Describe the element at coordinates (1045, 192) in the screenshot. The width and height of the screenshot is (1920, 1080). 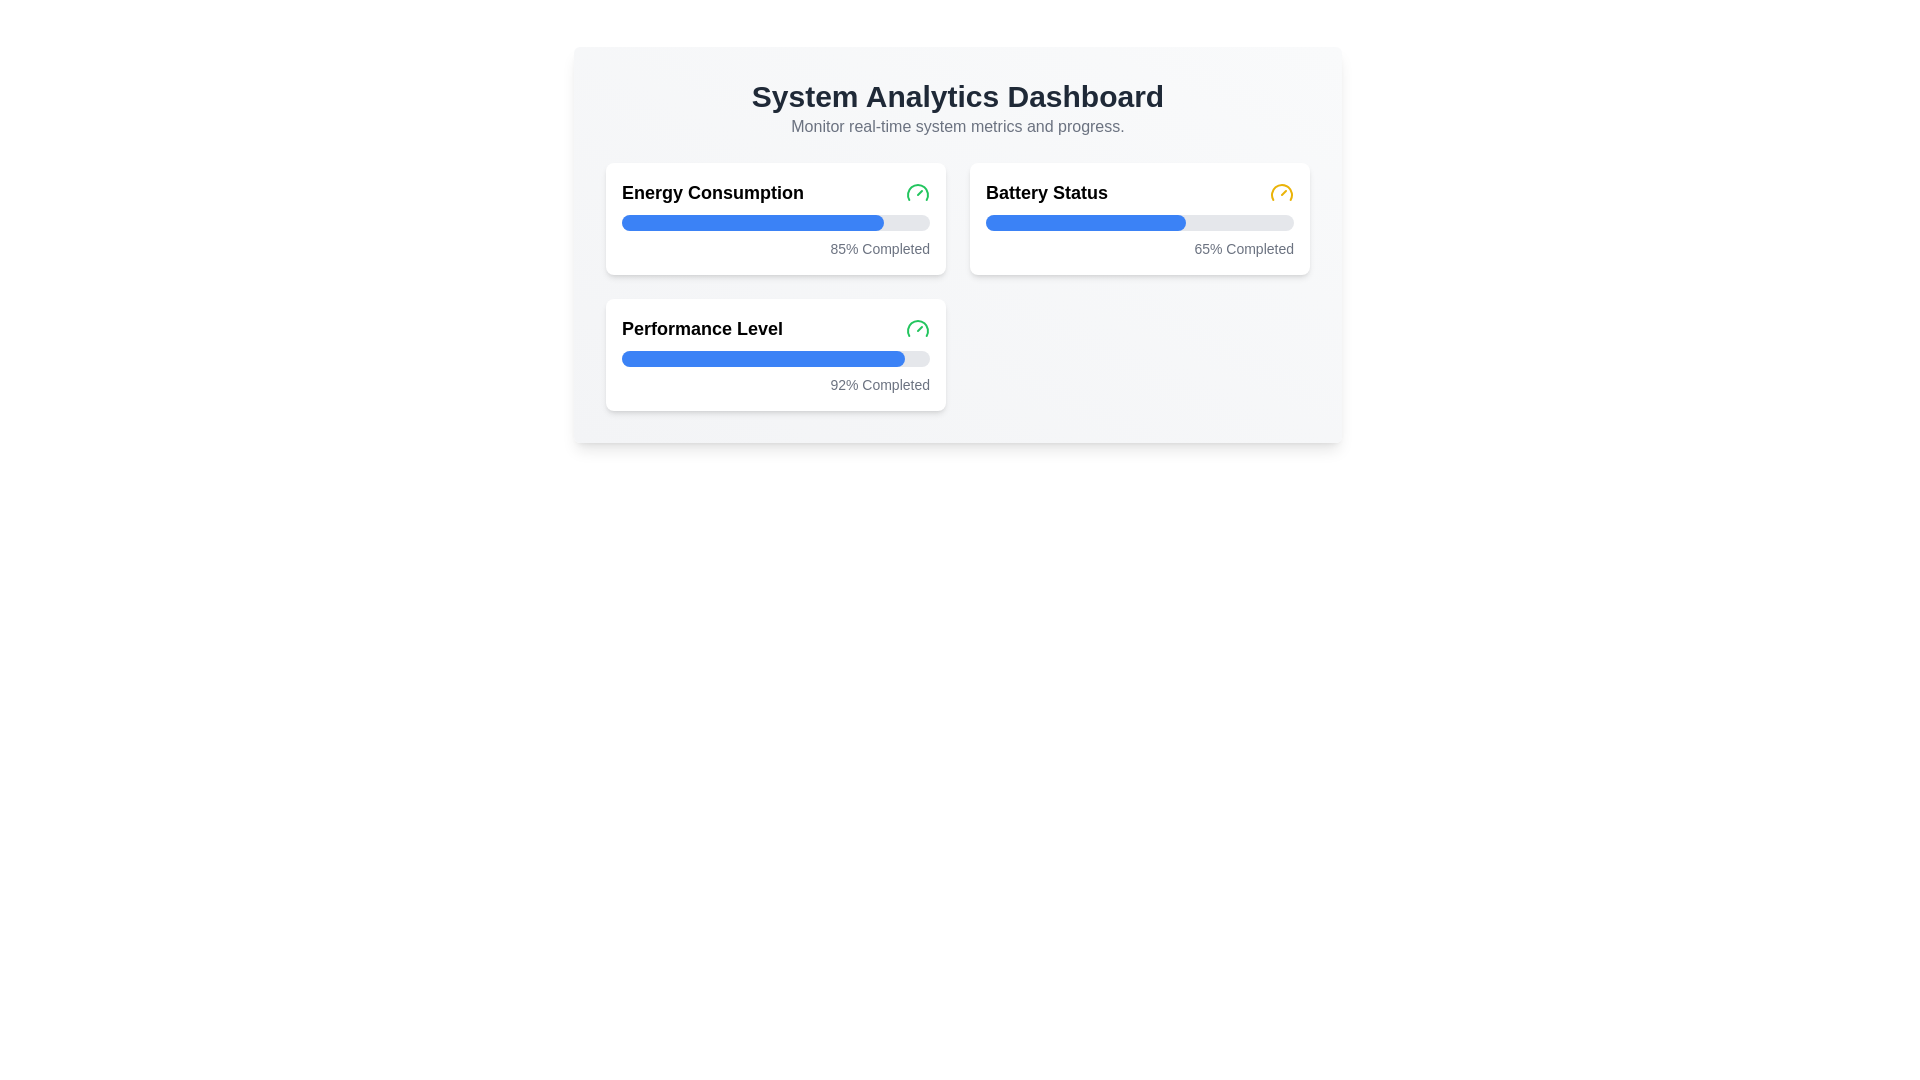
I see `battery status label located in the top-right card of the dashboard, positioned slightly left of the card's center, above the progress bar` at that location.